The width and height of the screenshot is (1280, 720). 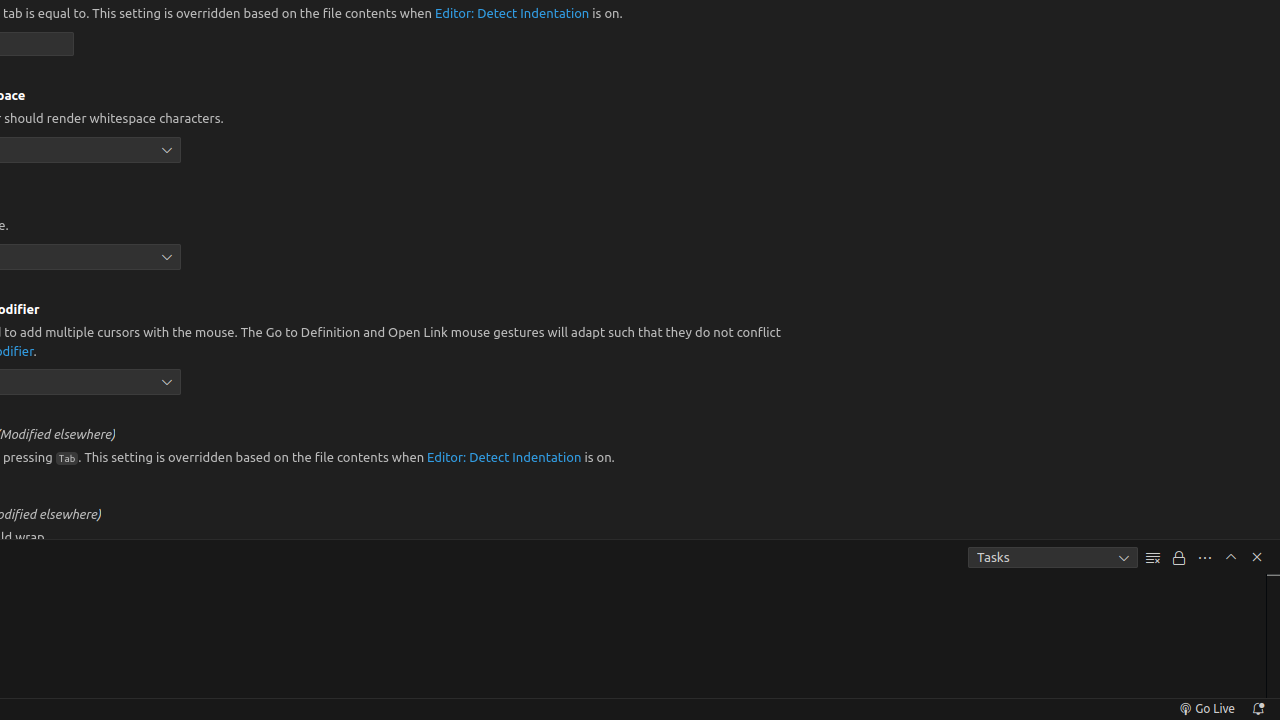 What do you see at coordinates (1179, 557) in the screenshot?
I see `'Turn Auto Scrolling Off'` at bounding box center [1179, 557].